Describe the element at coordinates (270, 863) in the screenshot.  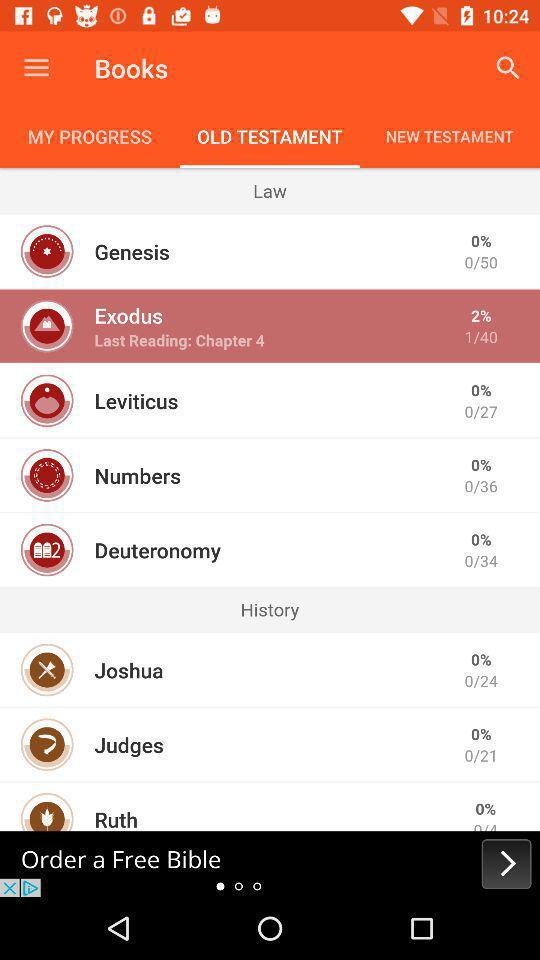
I see `advertisement` at that location.